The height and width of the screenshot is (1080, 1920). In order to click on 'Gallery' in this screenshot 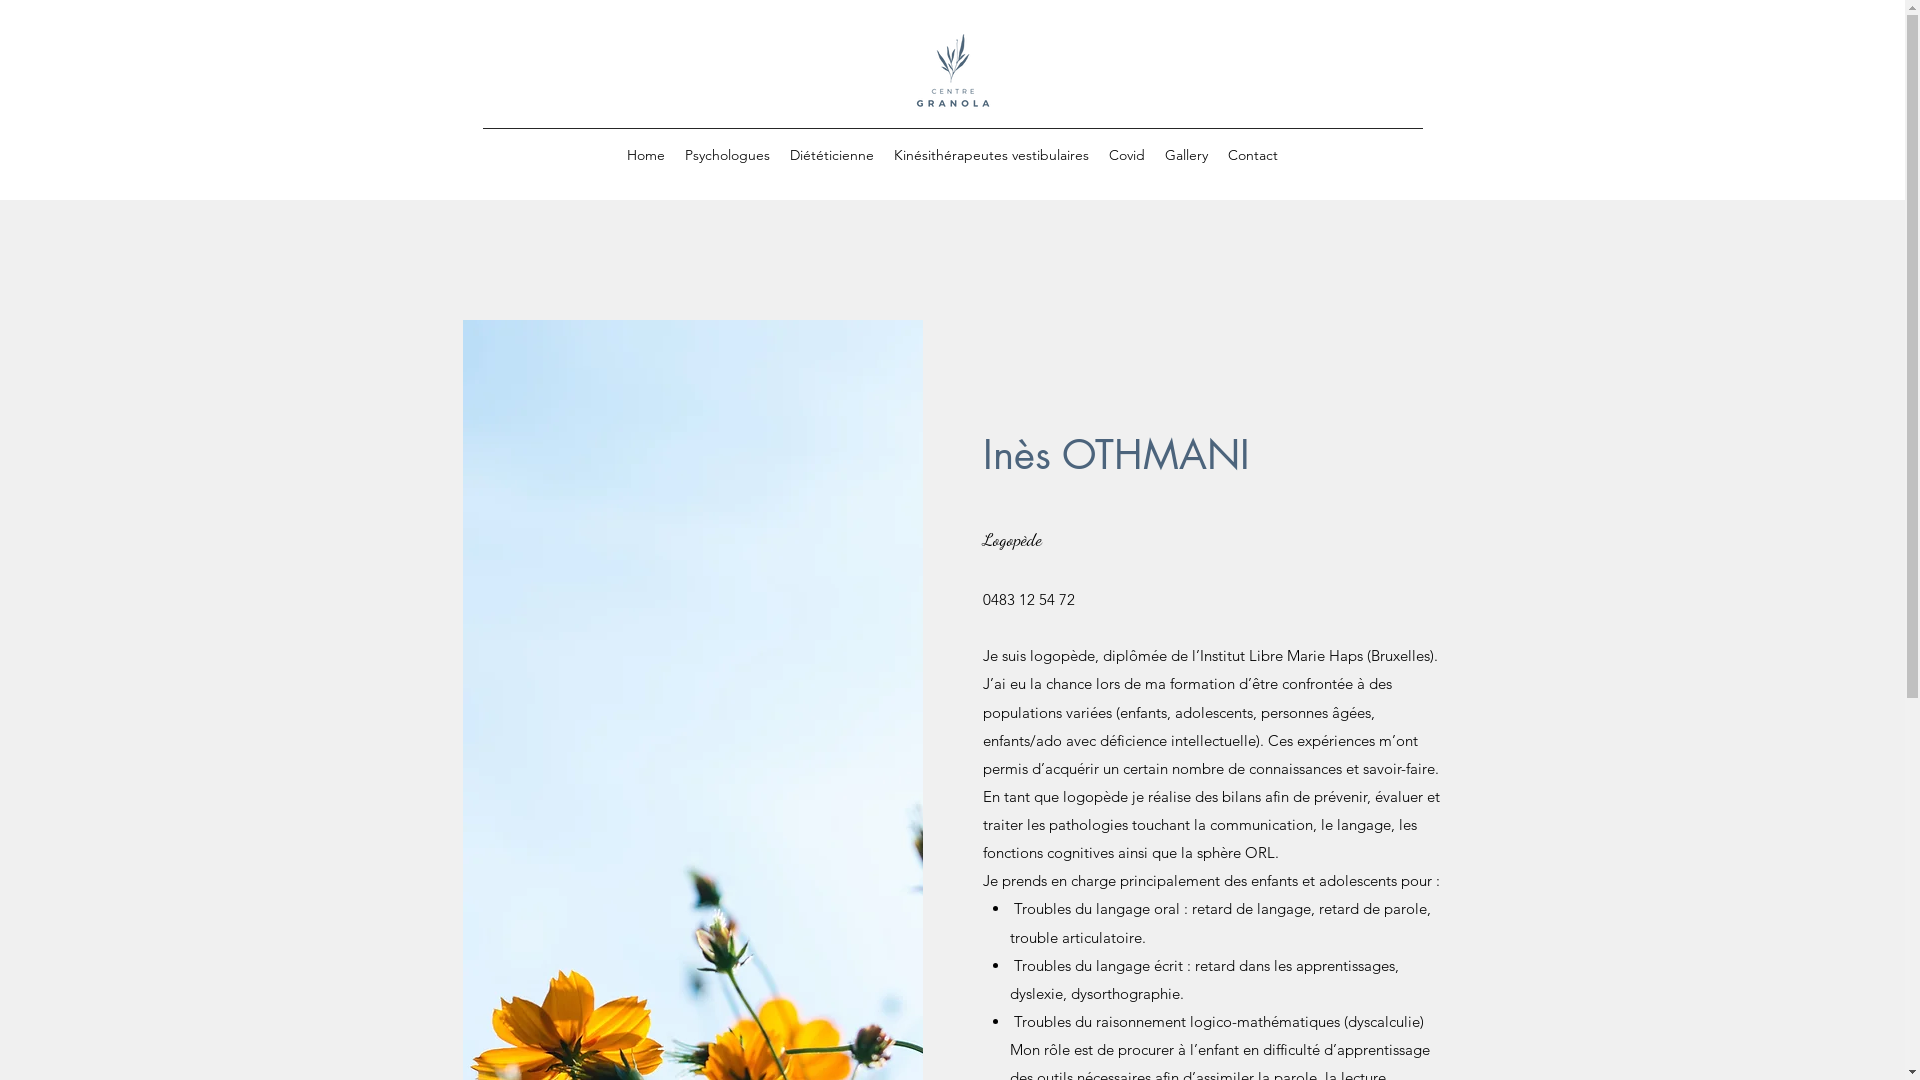, I will do `click(1155, 153)`.